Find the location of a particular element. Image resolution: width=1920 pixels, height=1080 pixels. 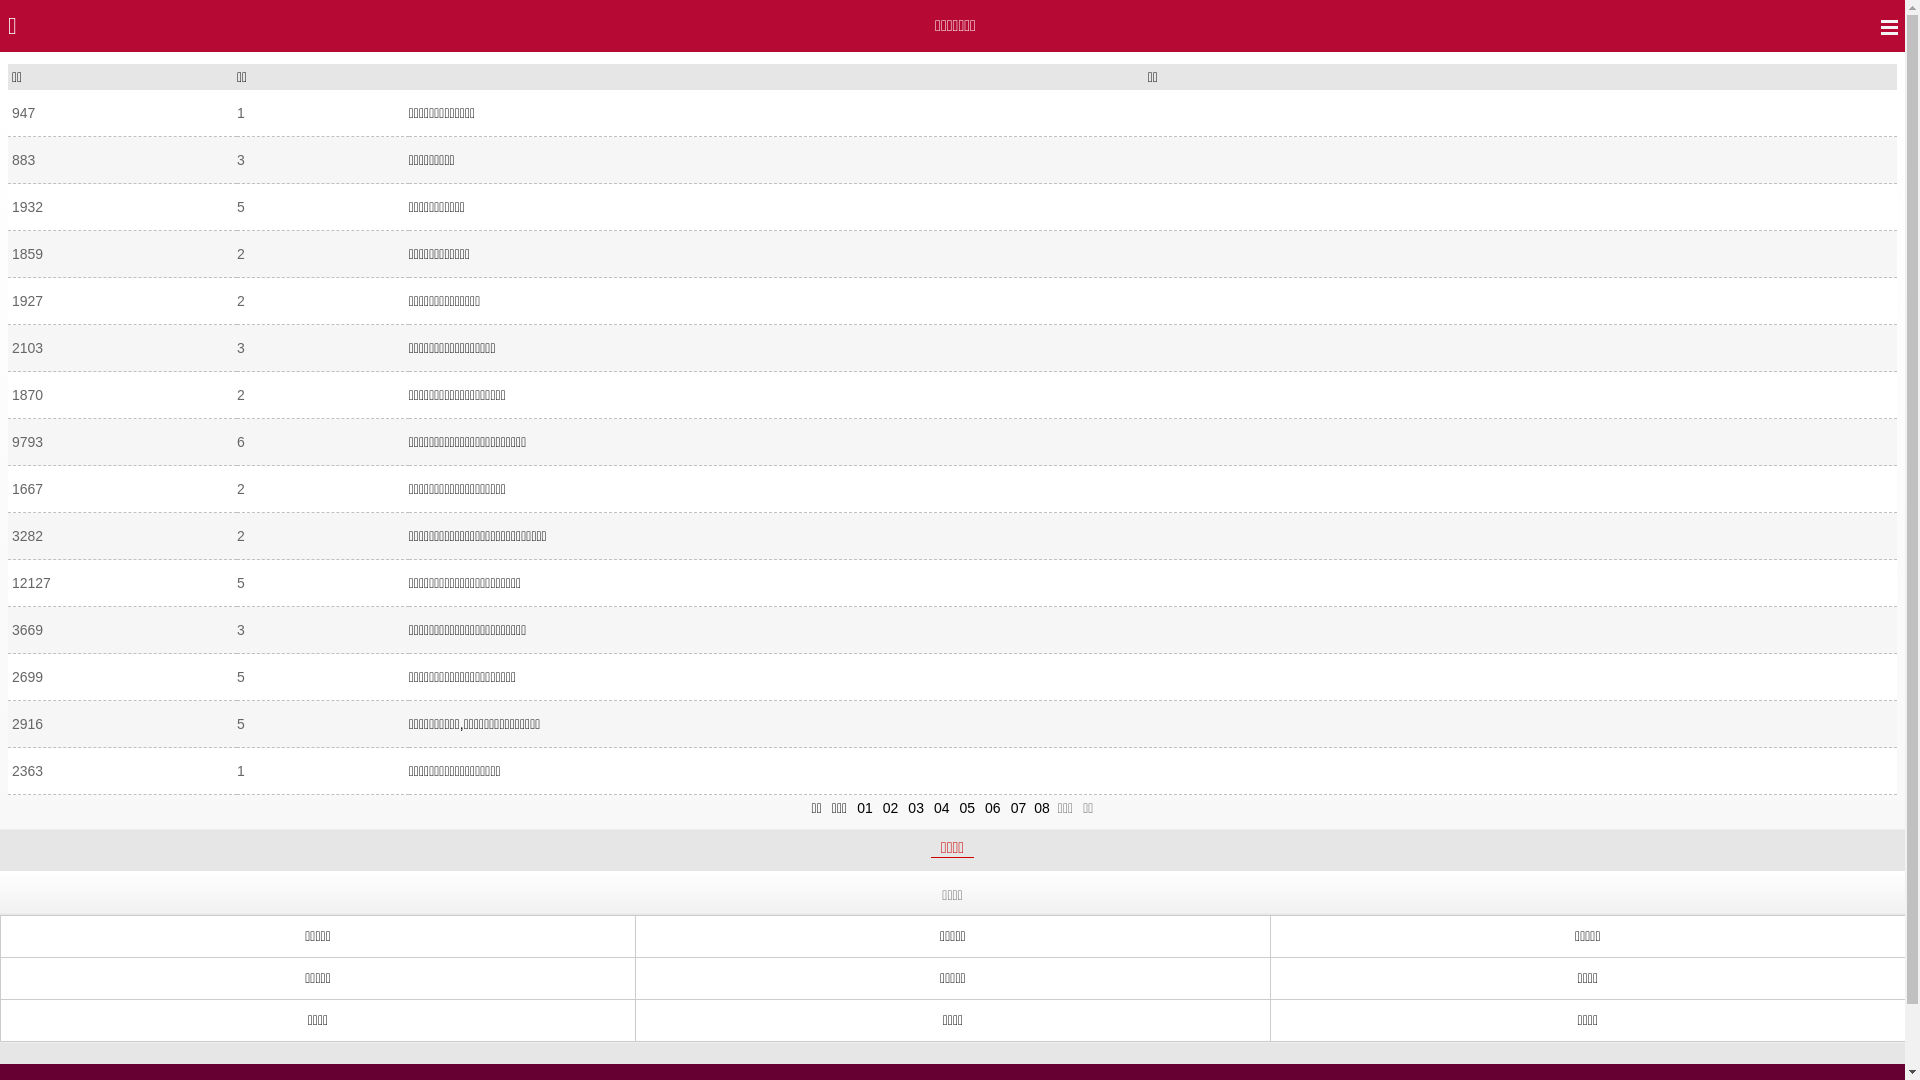

'03' is located at coordinates (915, 806).